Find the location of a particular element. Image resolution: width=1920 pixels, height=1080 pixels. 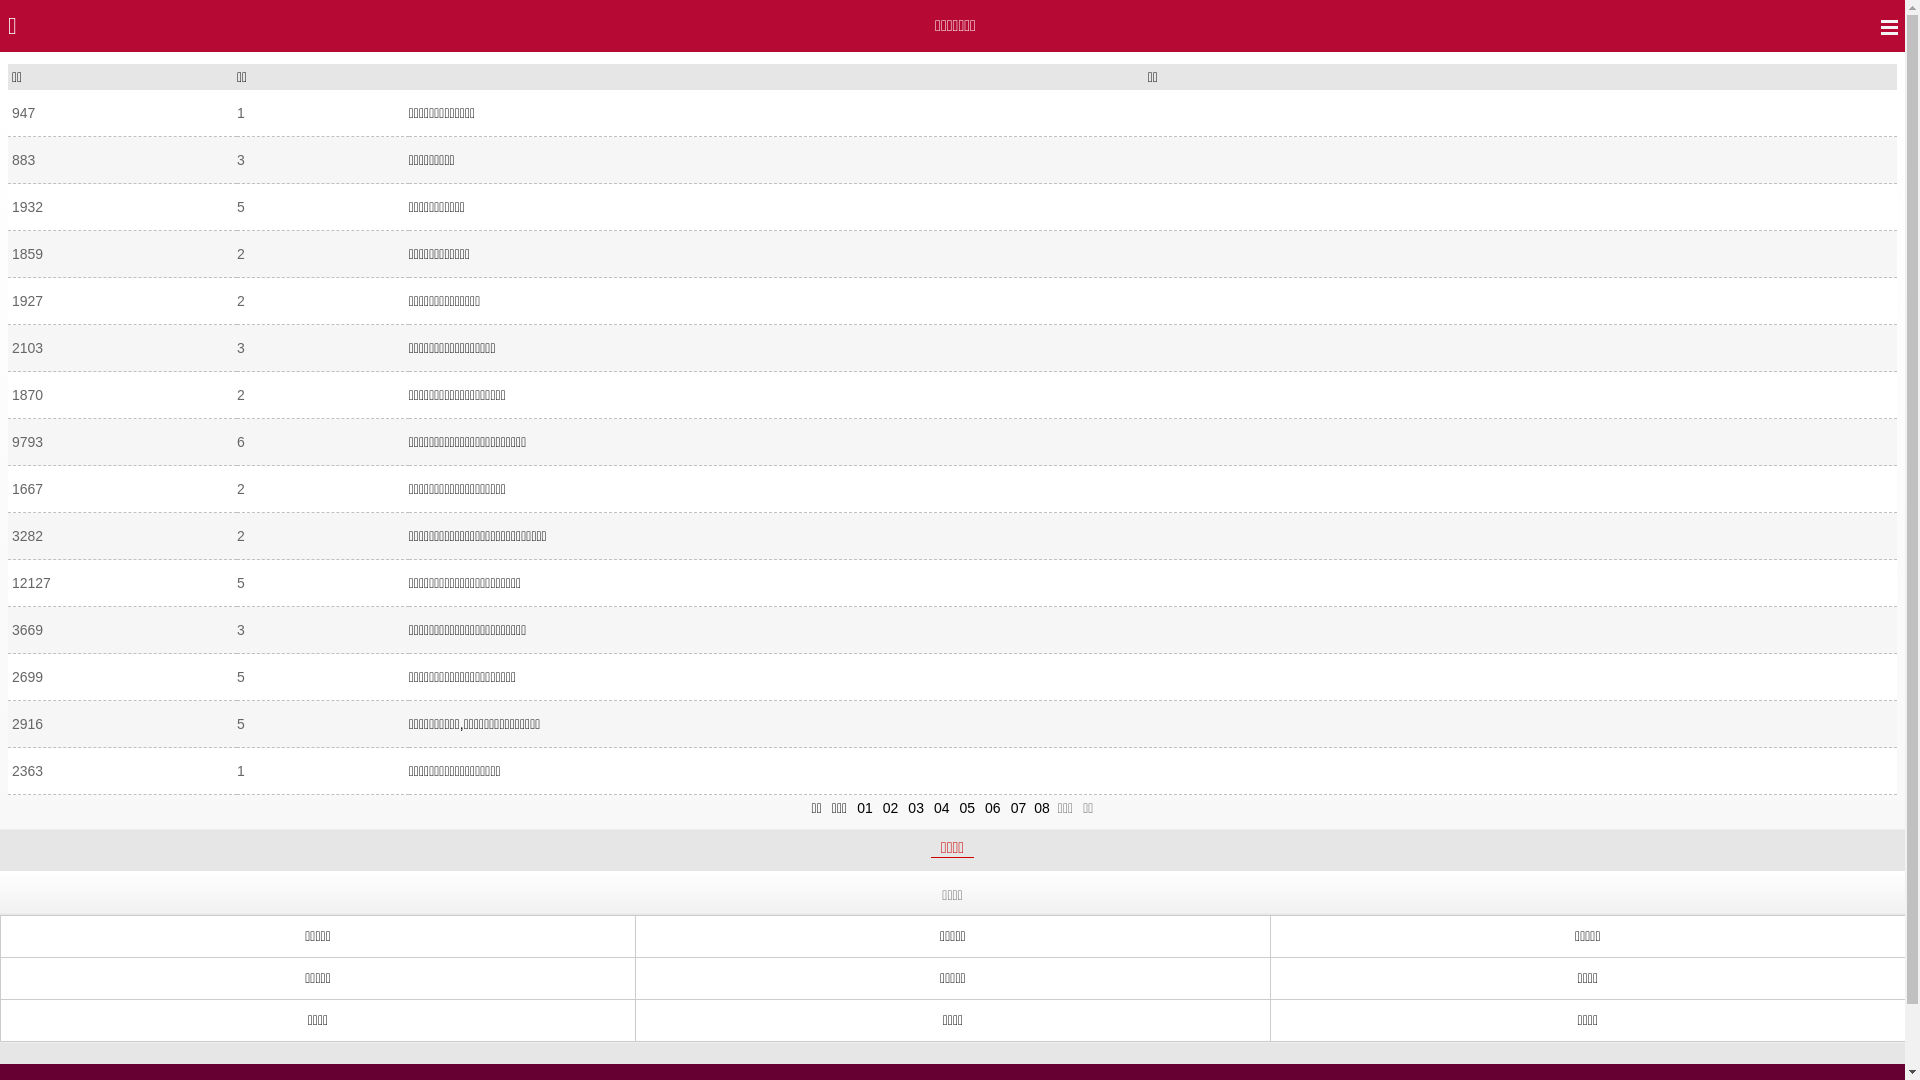

'03' is located at coordinates (915, 806).